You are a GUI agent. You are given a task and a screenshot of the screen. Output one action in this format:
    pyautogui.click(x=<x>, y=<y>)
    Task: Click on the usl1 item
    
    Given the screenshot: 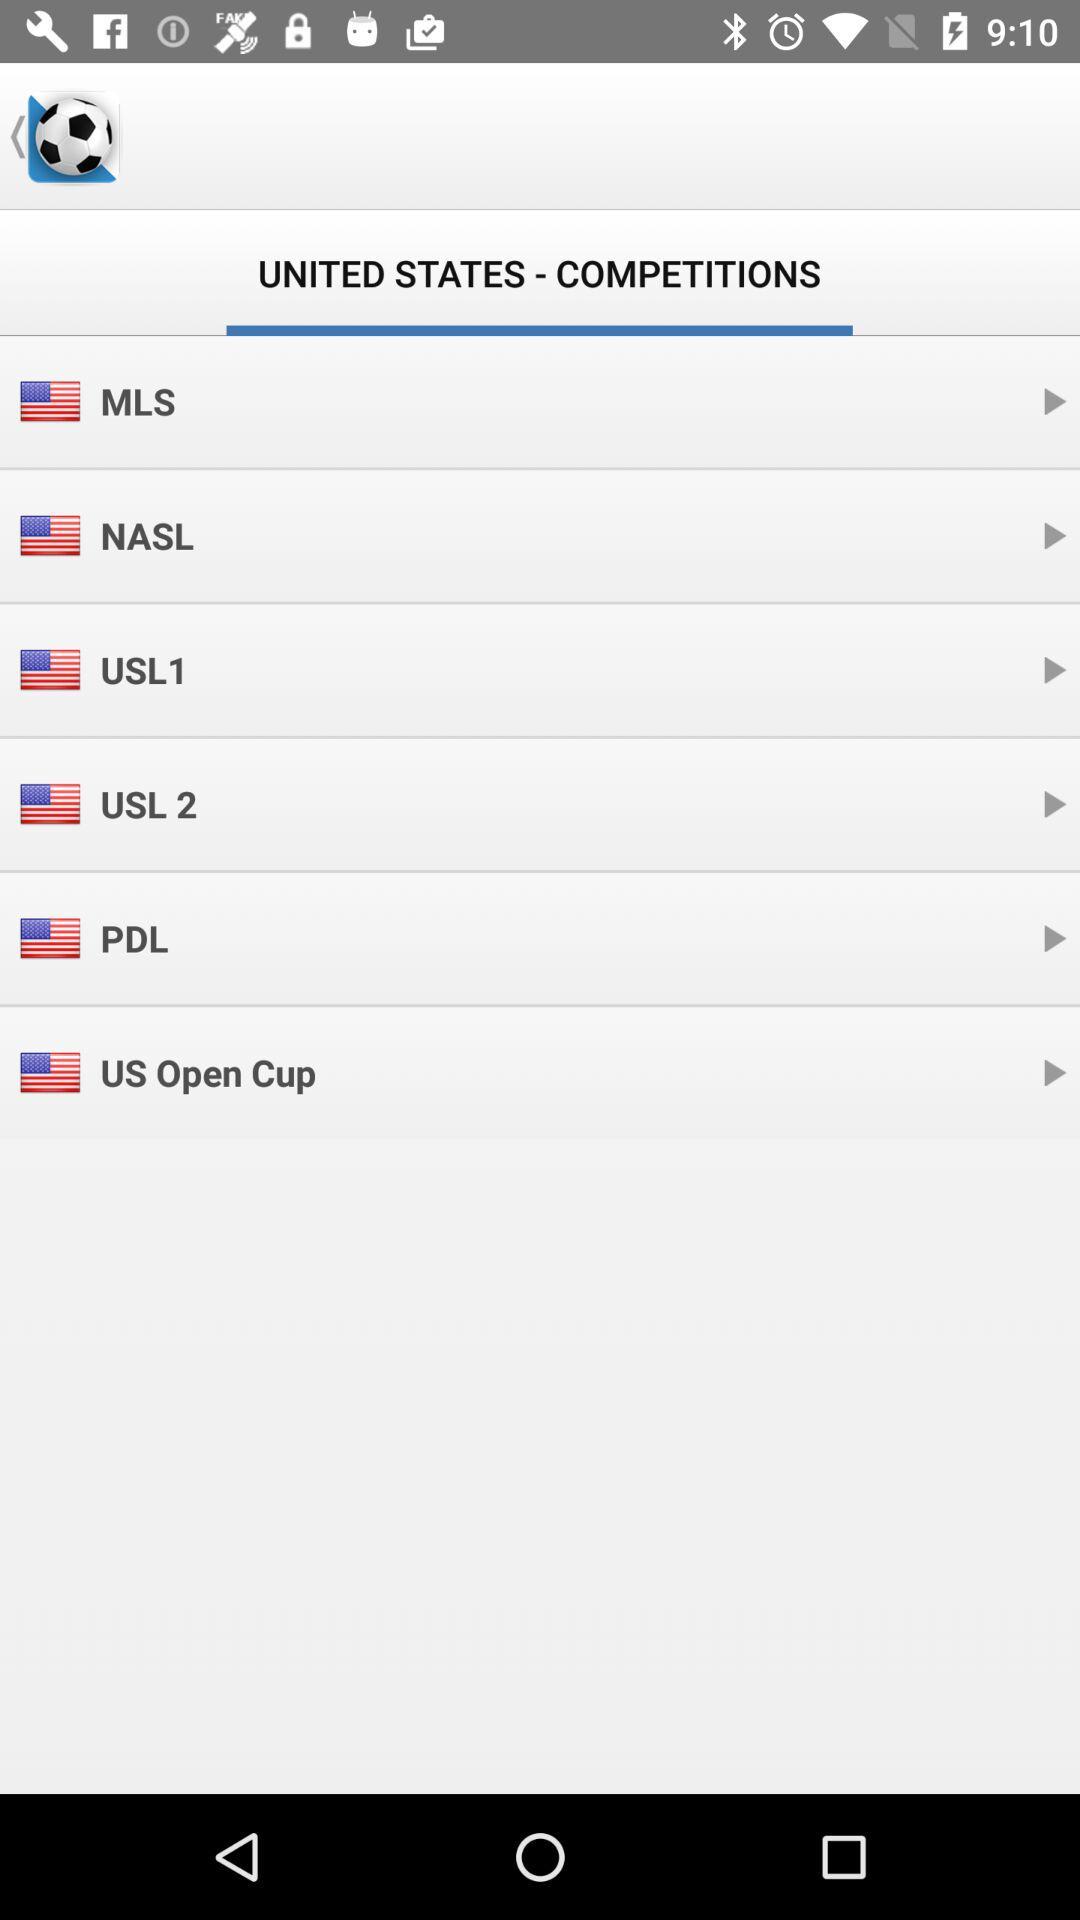 What is the action you would take?
    pyautogui.click(x=143, y=670)
    